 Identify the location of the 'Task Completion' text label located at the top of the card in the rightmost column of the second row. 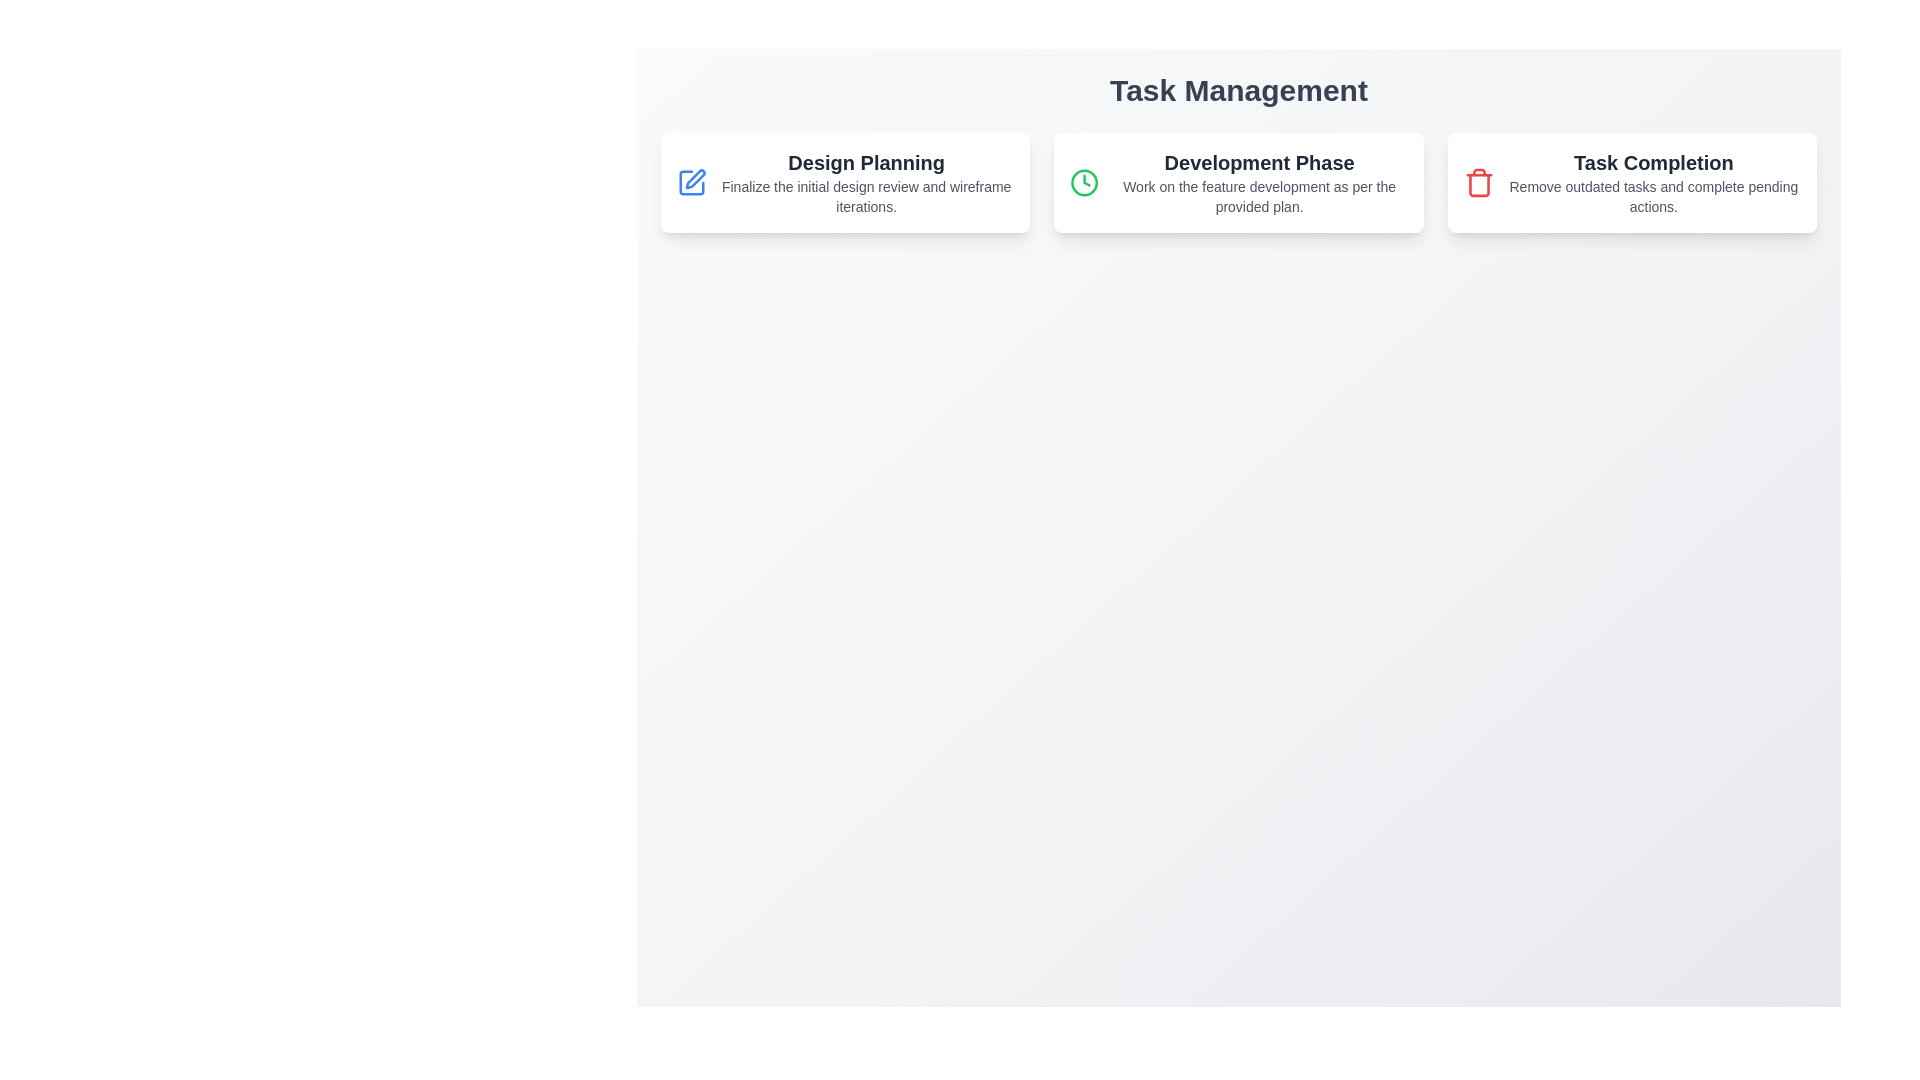
(1653, 161).